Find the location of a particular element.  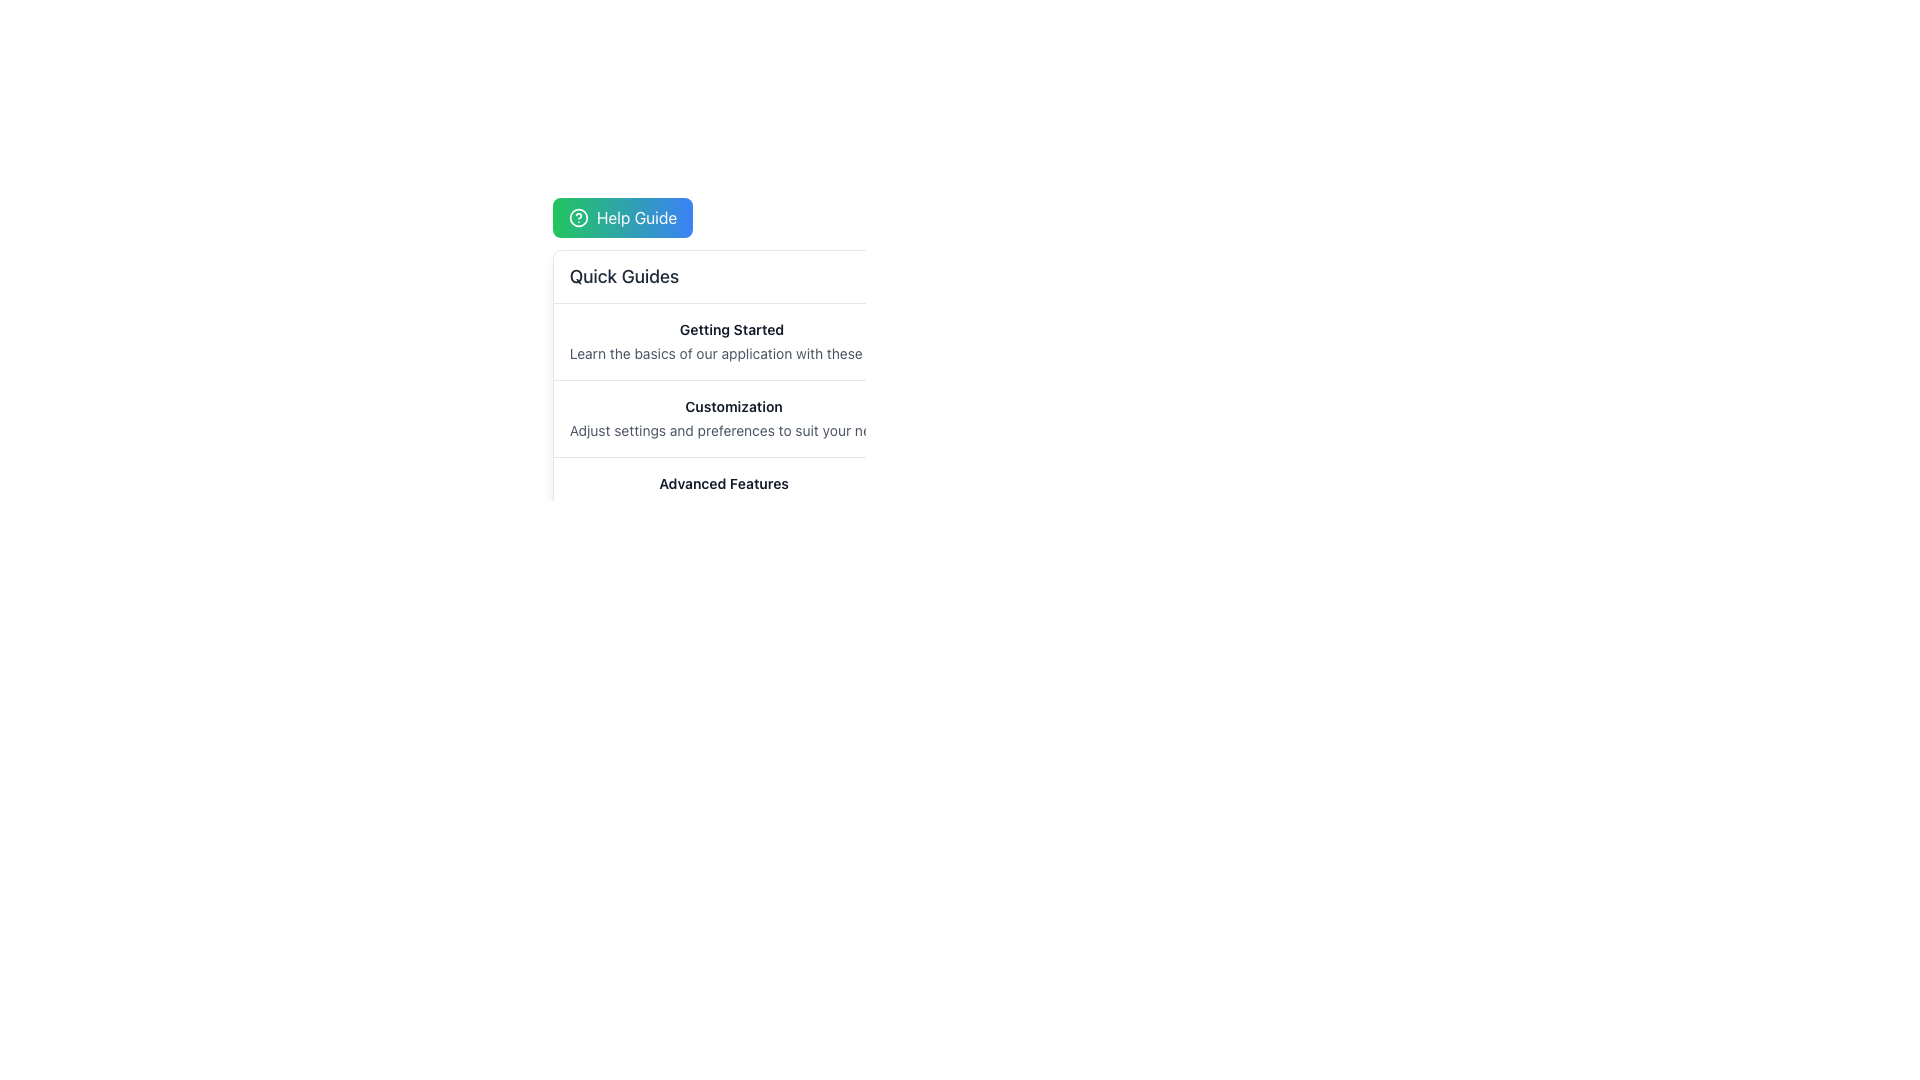

text displayed in the 'Getting Started' section, which includes a bolded heading and a secondary text that provides tips for using the application is located at coordinates (731, 341).